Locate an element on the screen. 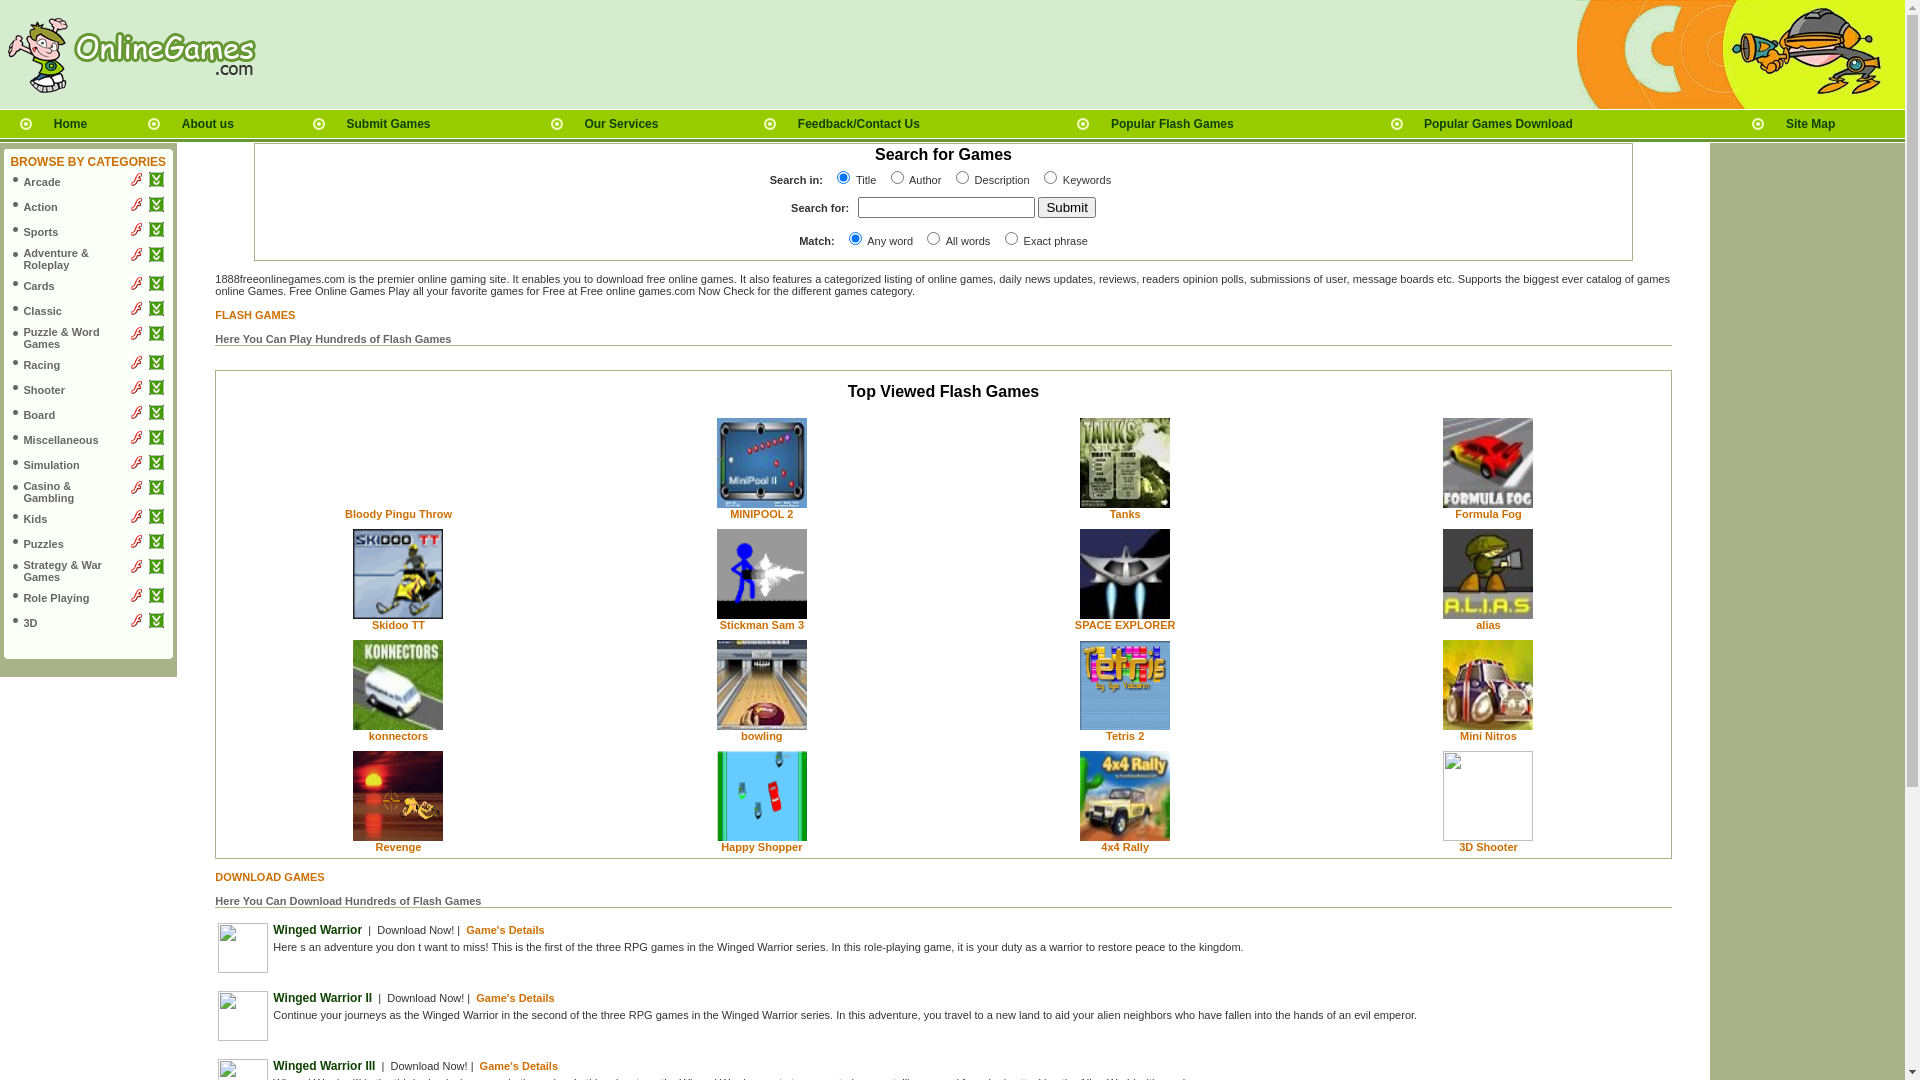 The height and width of the screenshot is (1080, 1920). 'konnectors' is located at coordinates (398, 736).